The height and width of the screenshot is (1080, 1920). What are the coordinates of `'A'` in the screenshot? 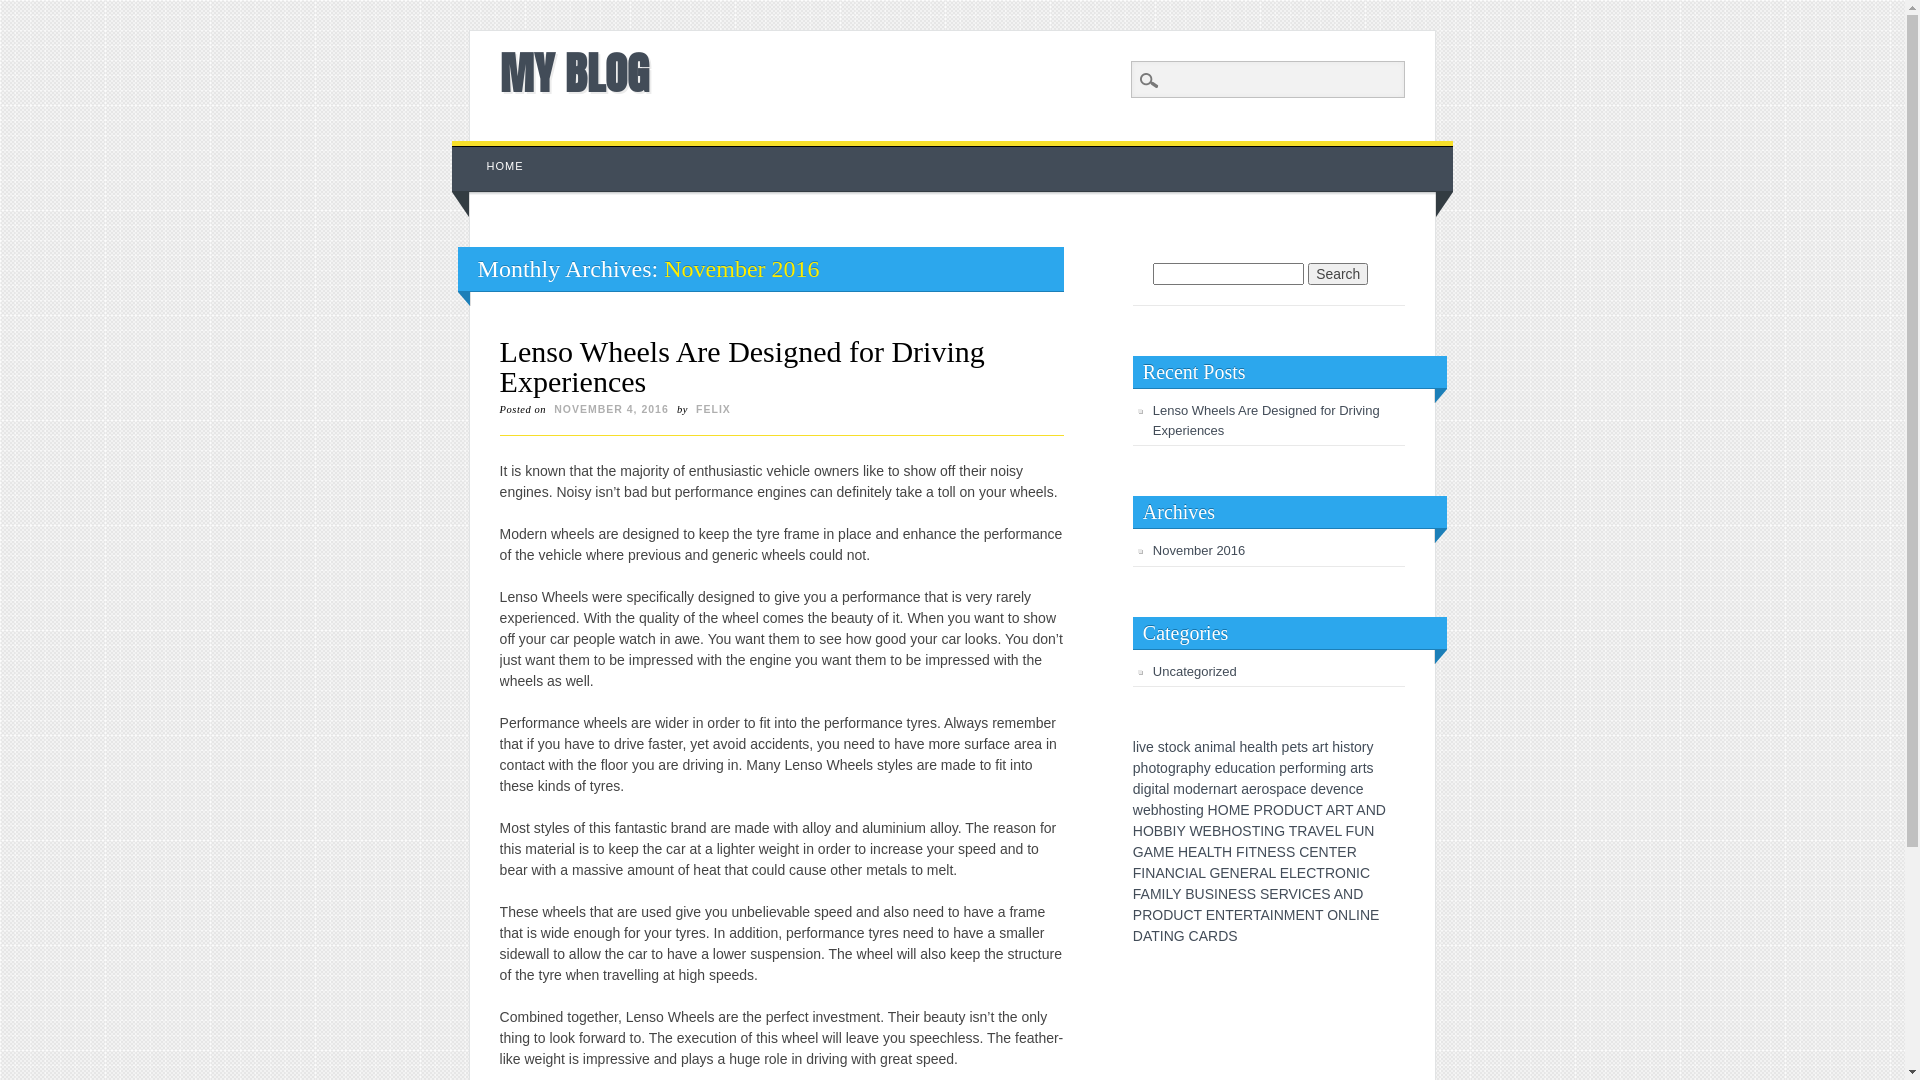 It's located at (1310, 830).